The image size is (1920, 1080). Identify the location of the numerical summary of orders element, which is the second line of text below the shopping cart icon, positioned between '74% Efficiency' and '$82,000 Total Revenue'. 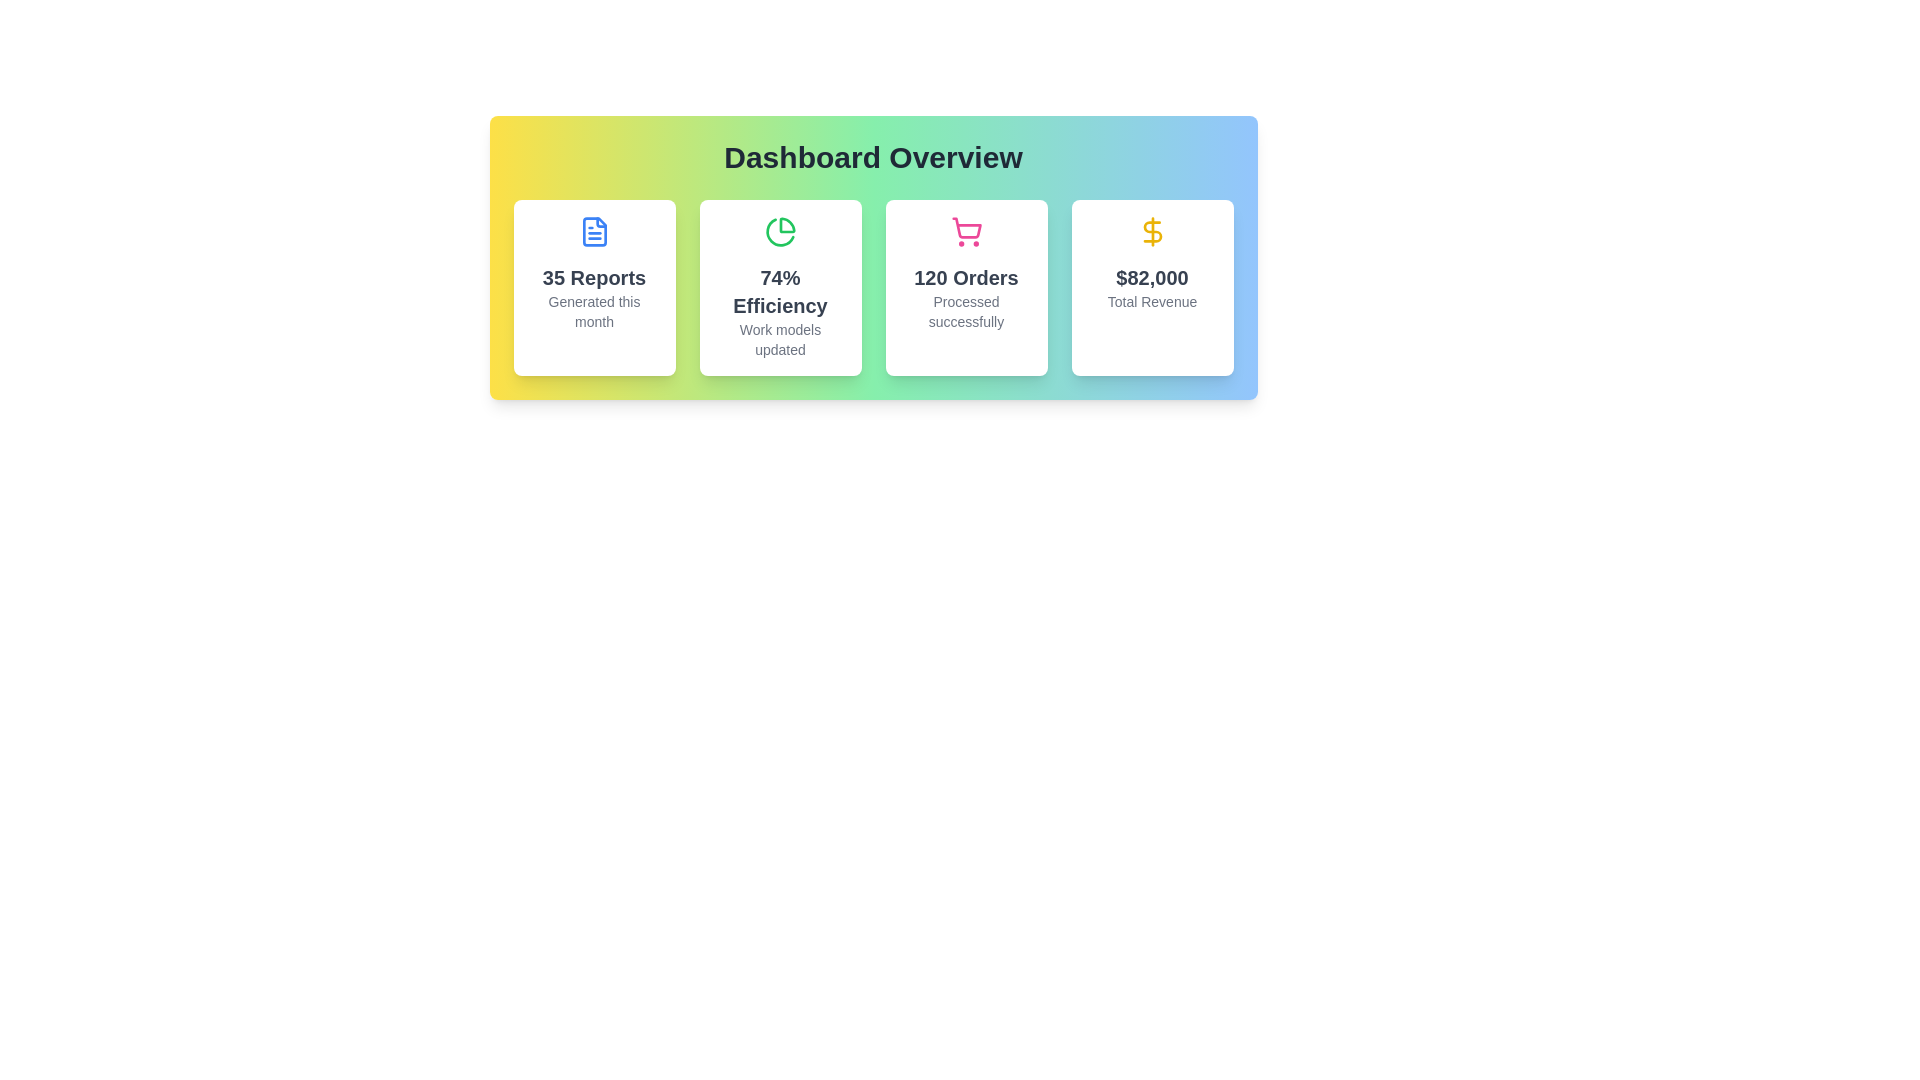
(966, 277).